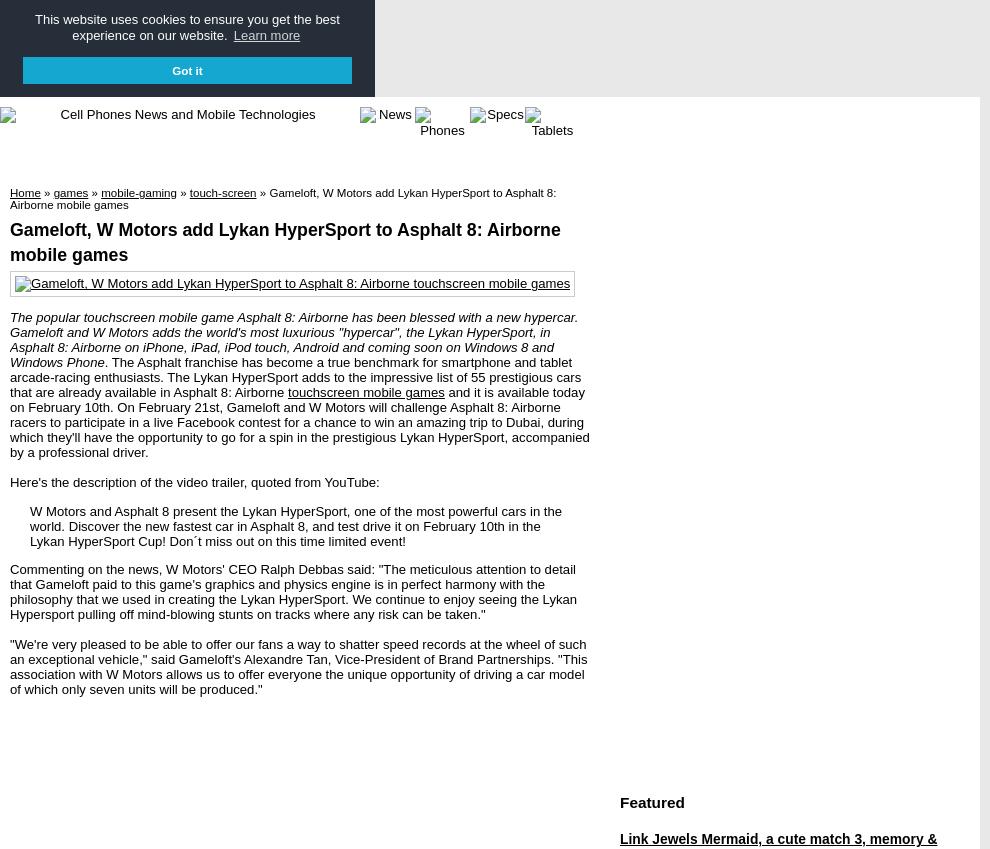 The width and height of the screenshot is (990, 849). What do you see at coordinates (293, 589) in the screenshot?
I see `'Commenting on the news, W Motors' CEO Ralph Debbas said: "The meticulous attention to detail that Gameloft paid to this game's graphics and physics engine is in perfect harmony with the philosophy that we used in creating the Lykan HyperSport. We continue to enjoy seeing the Lykan Hypersport pulling off mind-blowing stunts on tracks where any risk can be taken."'` at bounding box center [293, 589].